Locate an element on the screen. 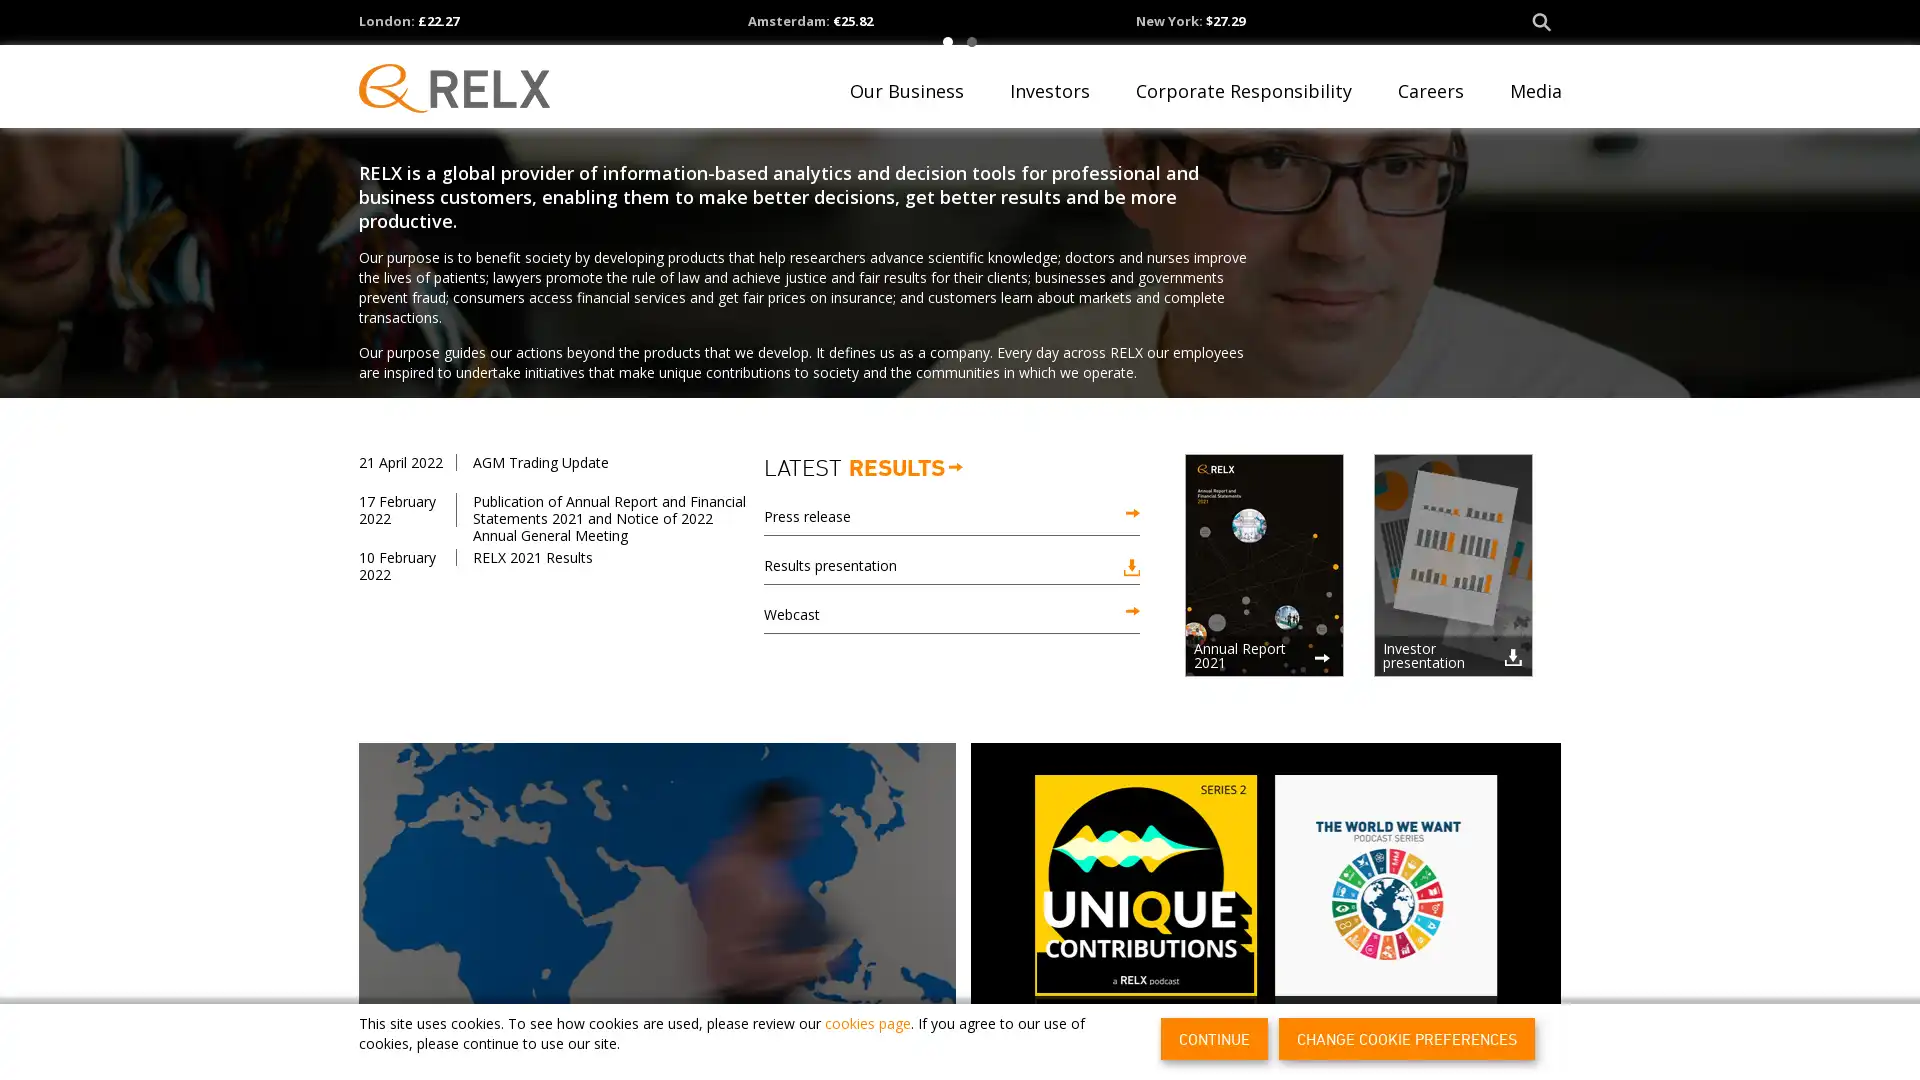 The image size is (1920, 1080). 1 is located at coordinates (947, 42).